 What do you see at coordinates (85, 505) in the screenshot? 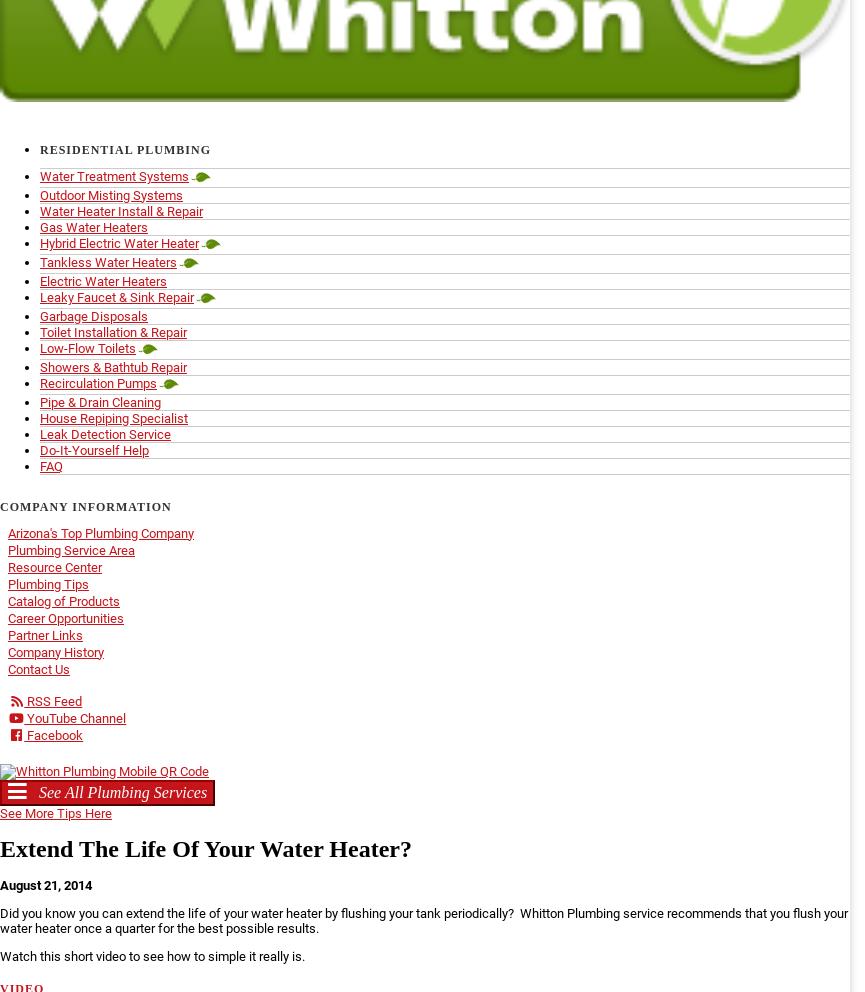
I see `'Company Information'` at bounding box center [85, 505].